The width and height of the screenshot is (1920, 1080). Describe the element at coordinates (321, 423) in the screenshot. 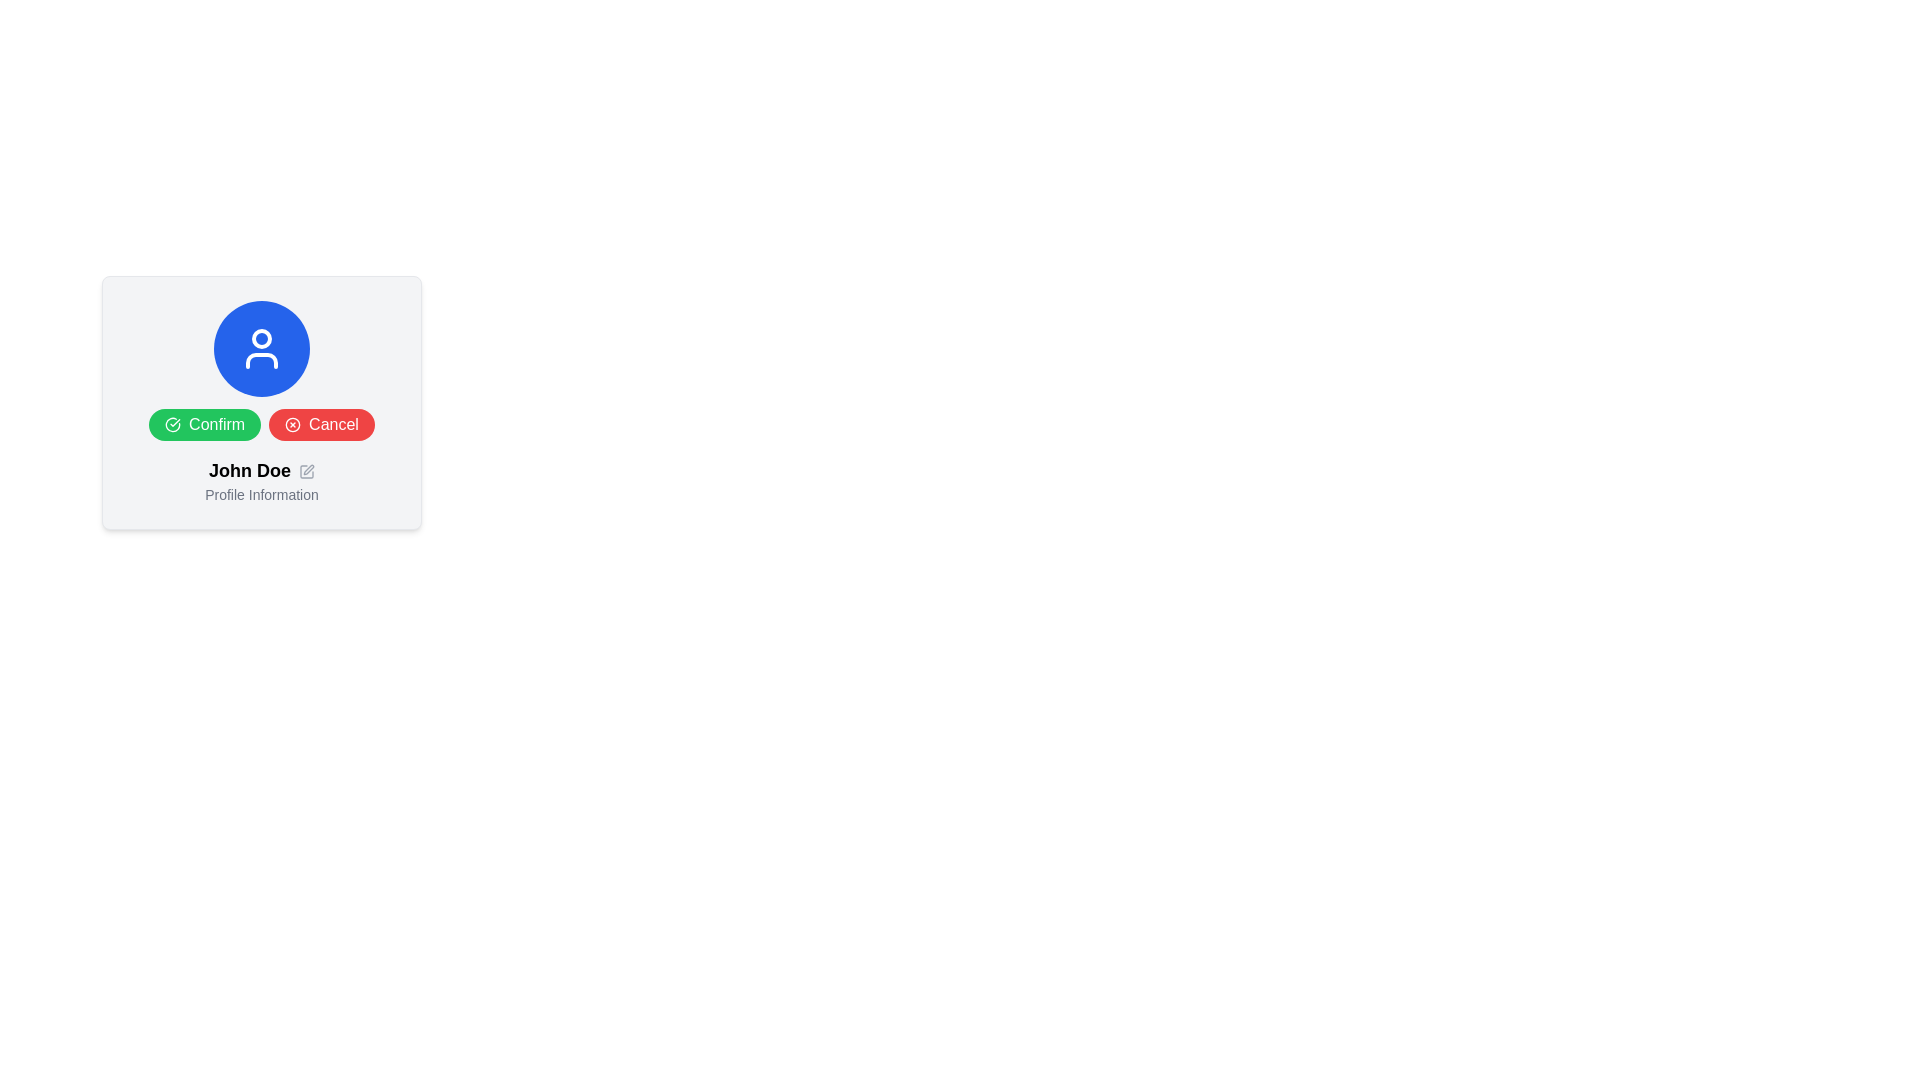

I see `the red 'Cancel' button with rounded edges, labeled in white text` at that location.